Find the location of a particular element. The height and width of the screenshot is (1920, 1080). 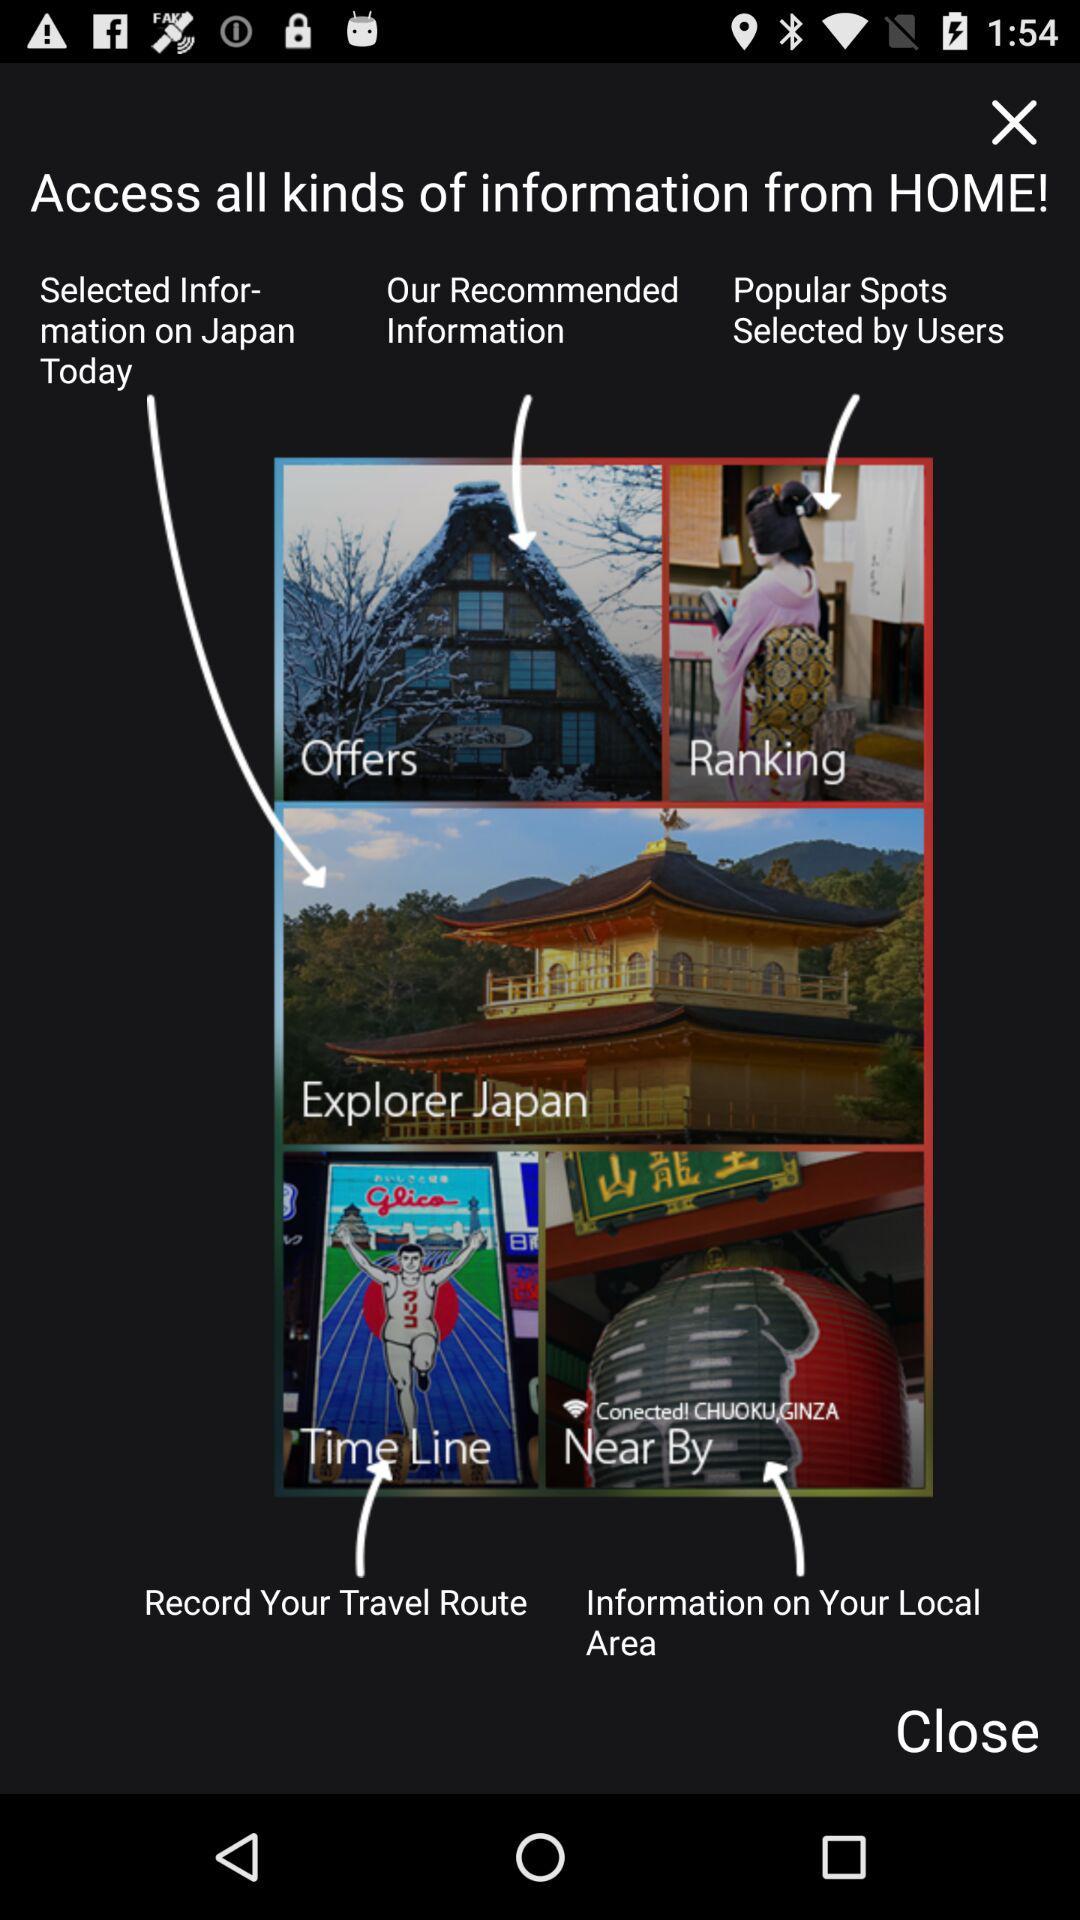

the close button is located at coordinates (966, 1728).